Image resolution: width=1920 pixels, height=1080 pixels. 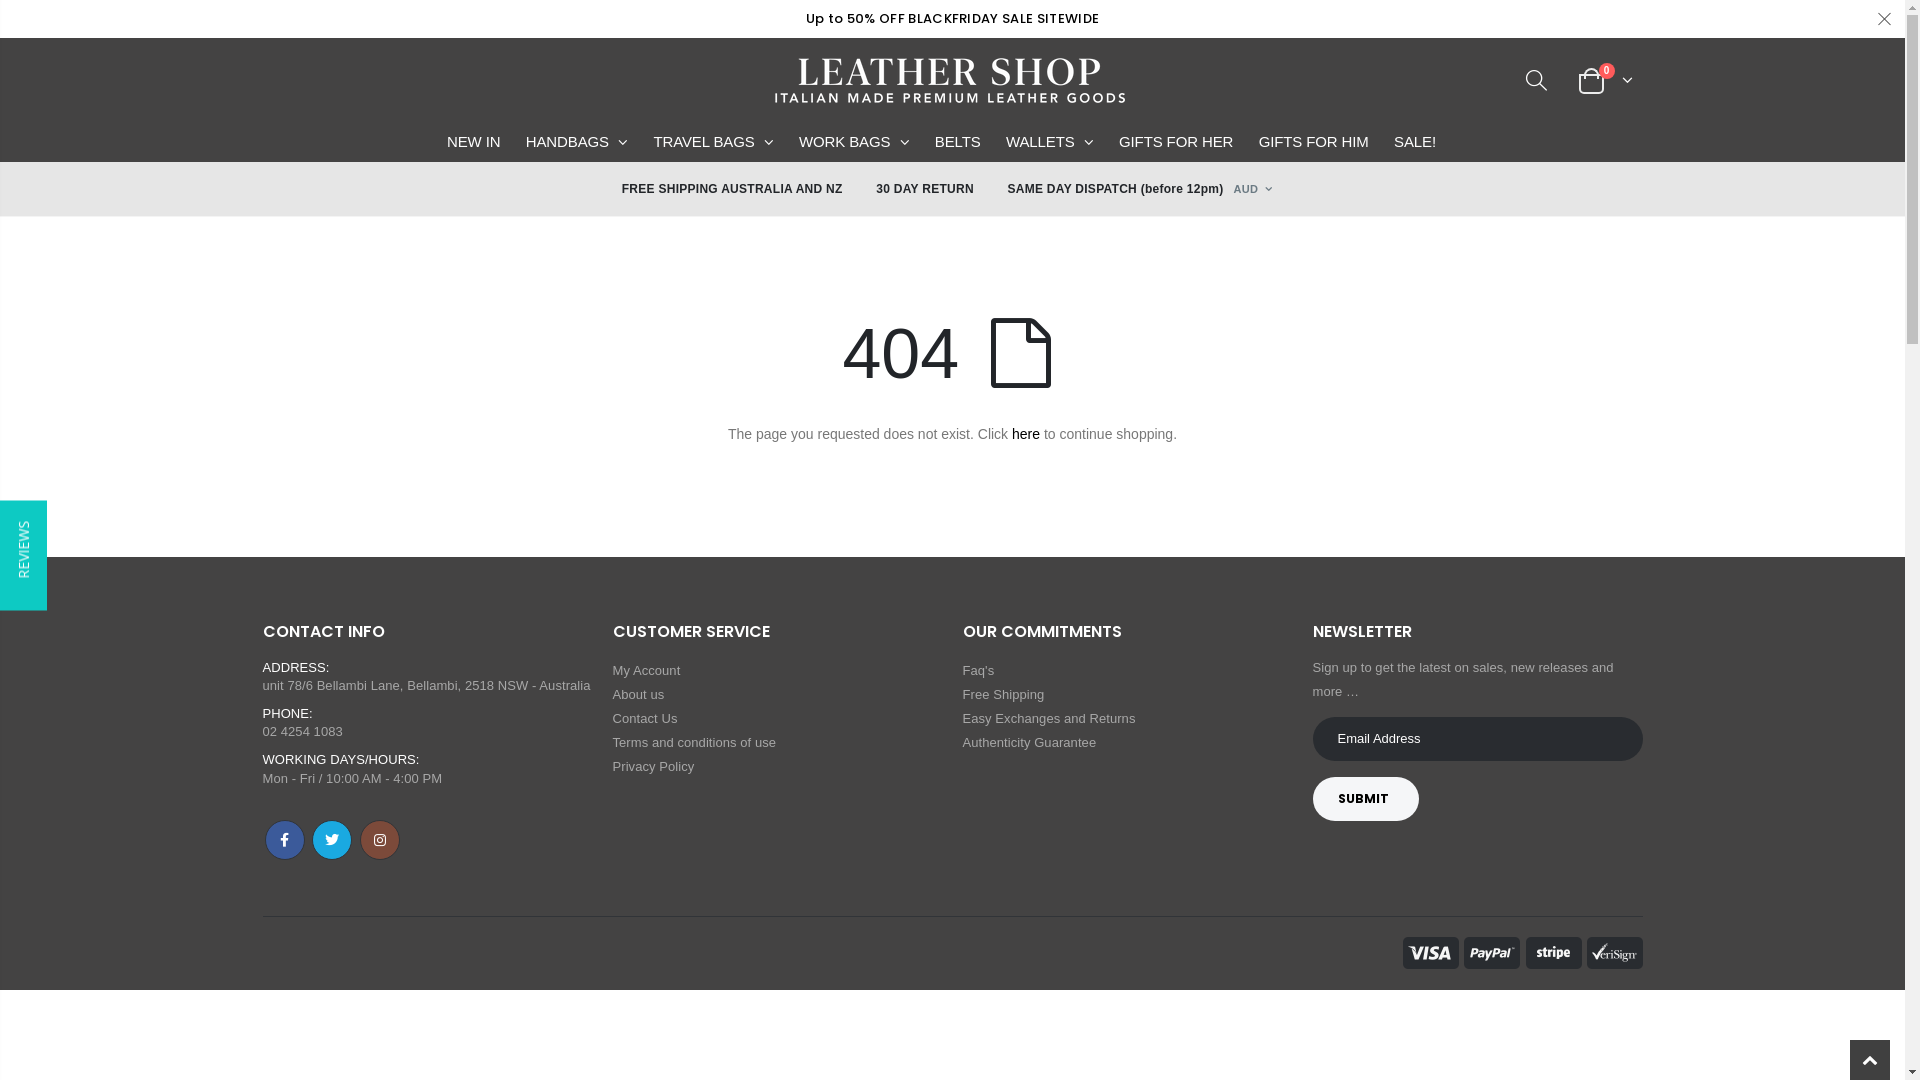 What do you see at coordinates (1186, 135) in the screenshot?
I see `'GIFTS FOR HER'` at bounding box center [1186, 135].